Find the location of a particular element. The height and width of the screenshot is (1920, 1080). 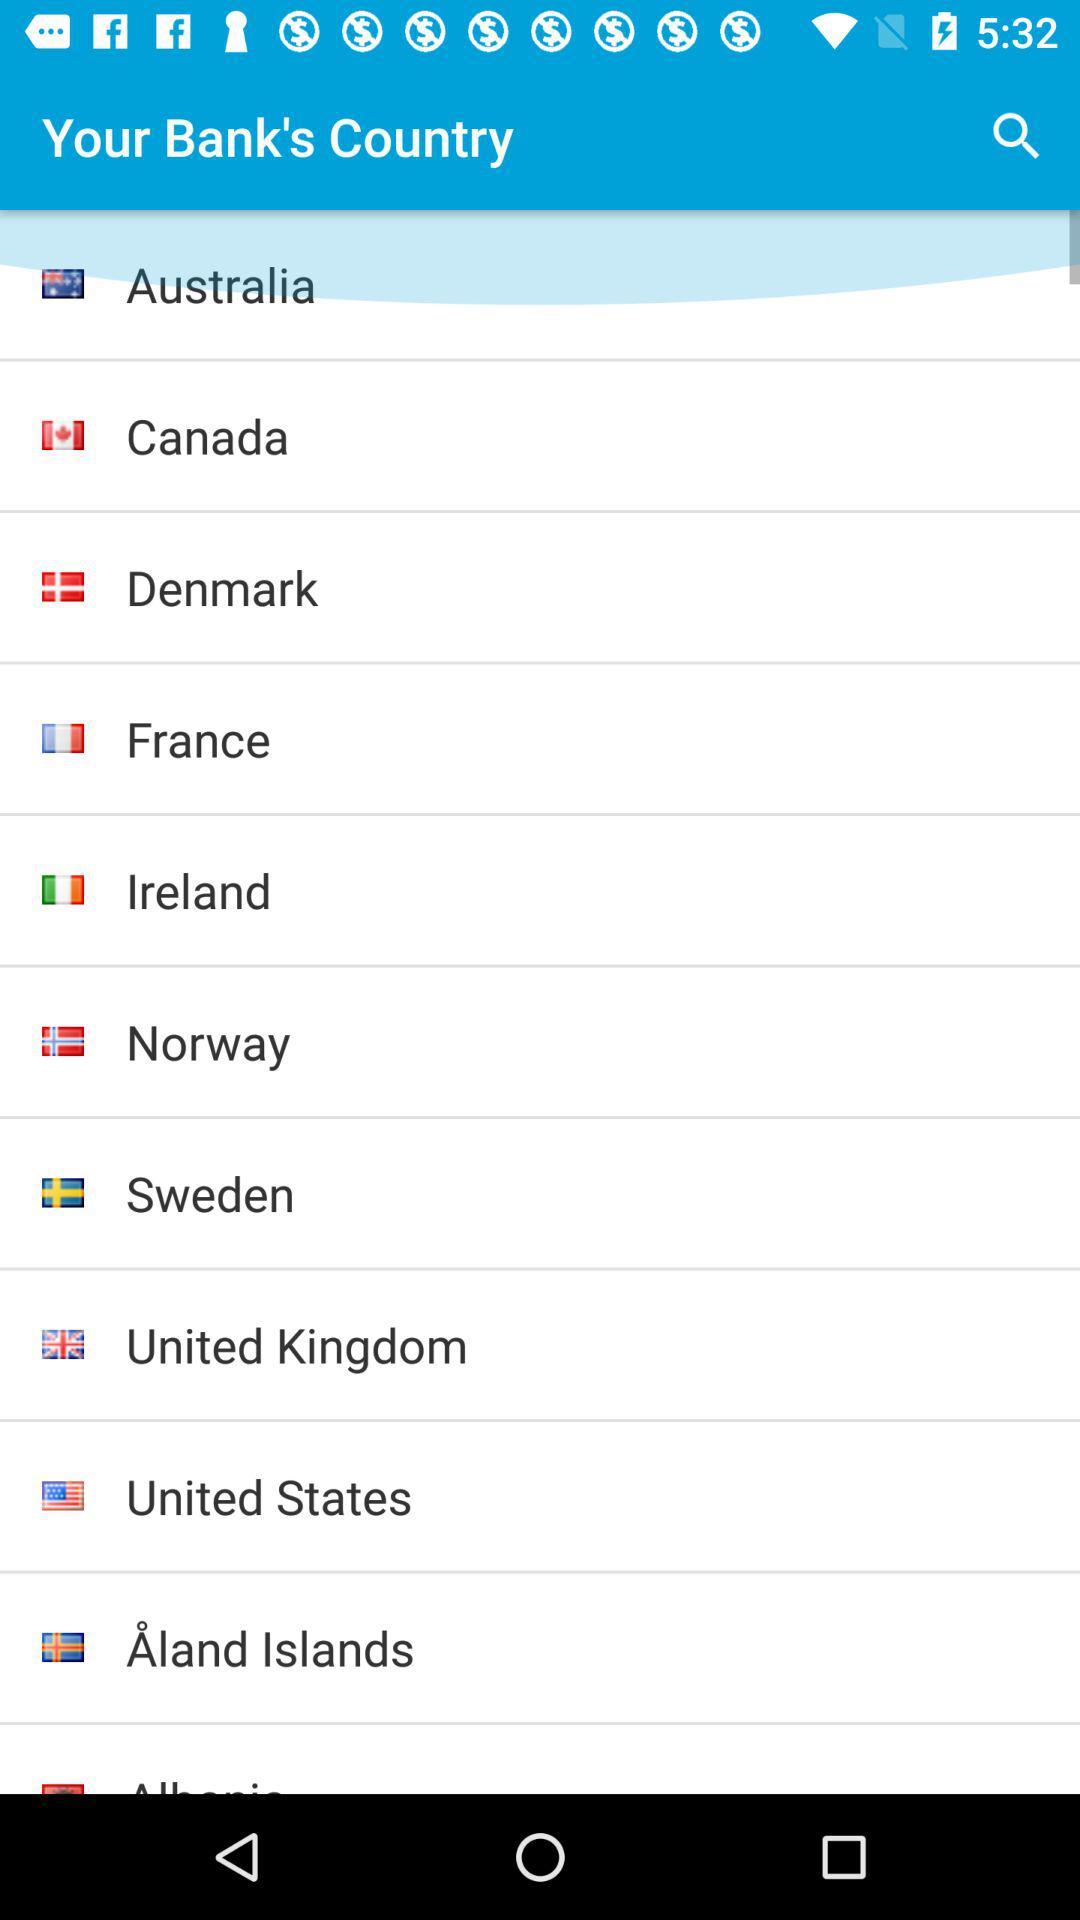

the item above the canada item is located at coordinates (582, 283).